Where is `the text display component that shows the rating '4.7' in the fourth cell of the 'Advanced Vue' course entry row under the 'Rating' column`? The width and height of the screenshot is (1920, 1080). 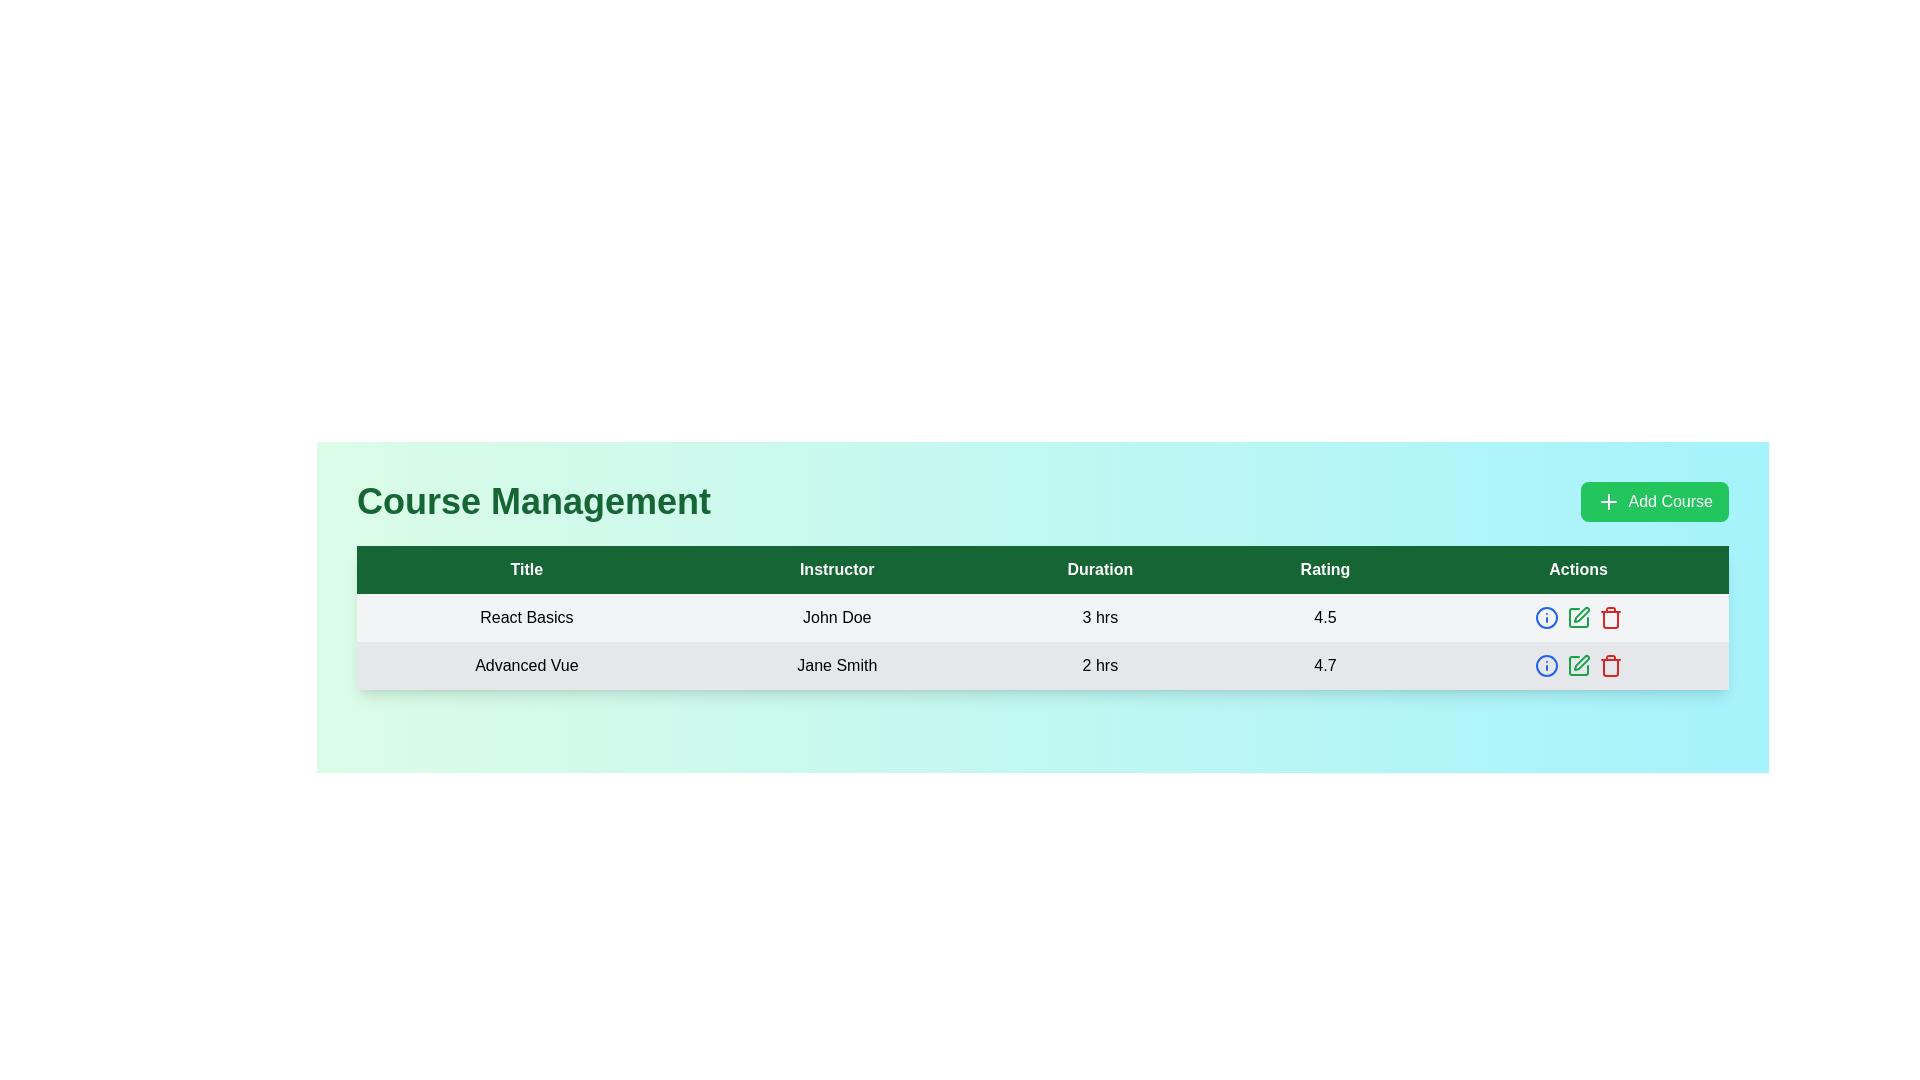
the text display component that shows the rating '4.7' in the fourth cell of the 'Advanced Vue' course entry row under the 'Rating' column is located at coordinates (1325, 666).